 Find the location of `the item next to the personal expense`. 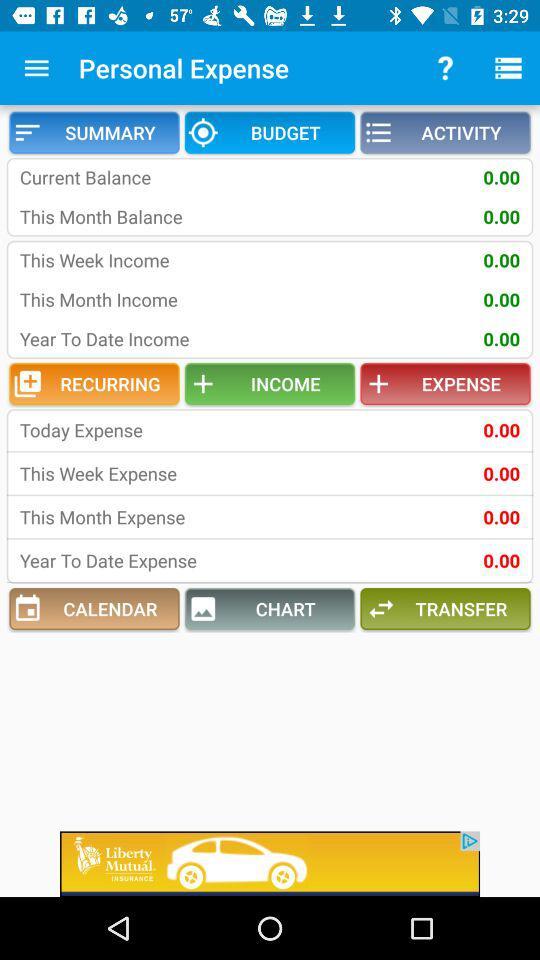

the item next to the personal expense is located at coordinates (36, 68).